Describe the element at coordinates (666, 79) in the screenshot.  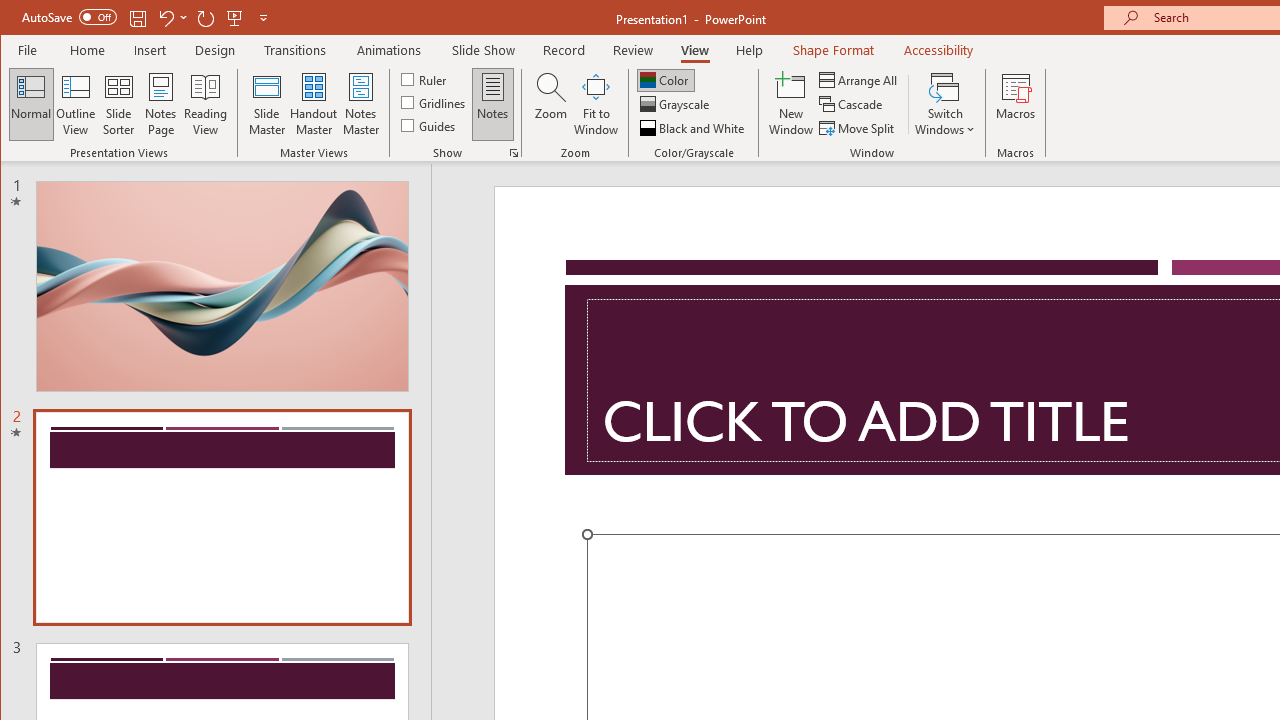
I see `'Color'` at that location.